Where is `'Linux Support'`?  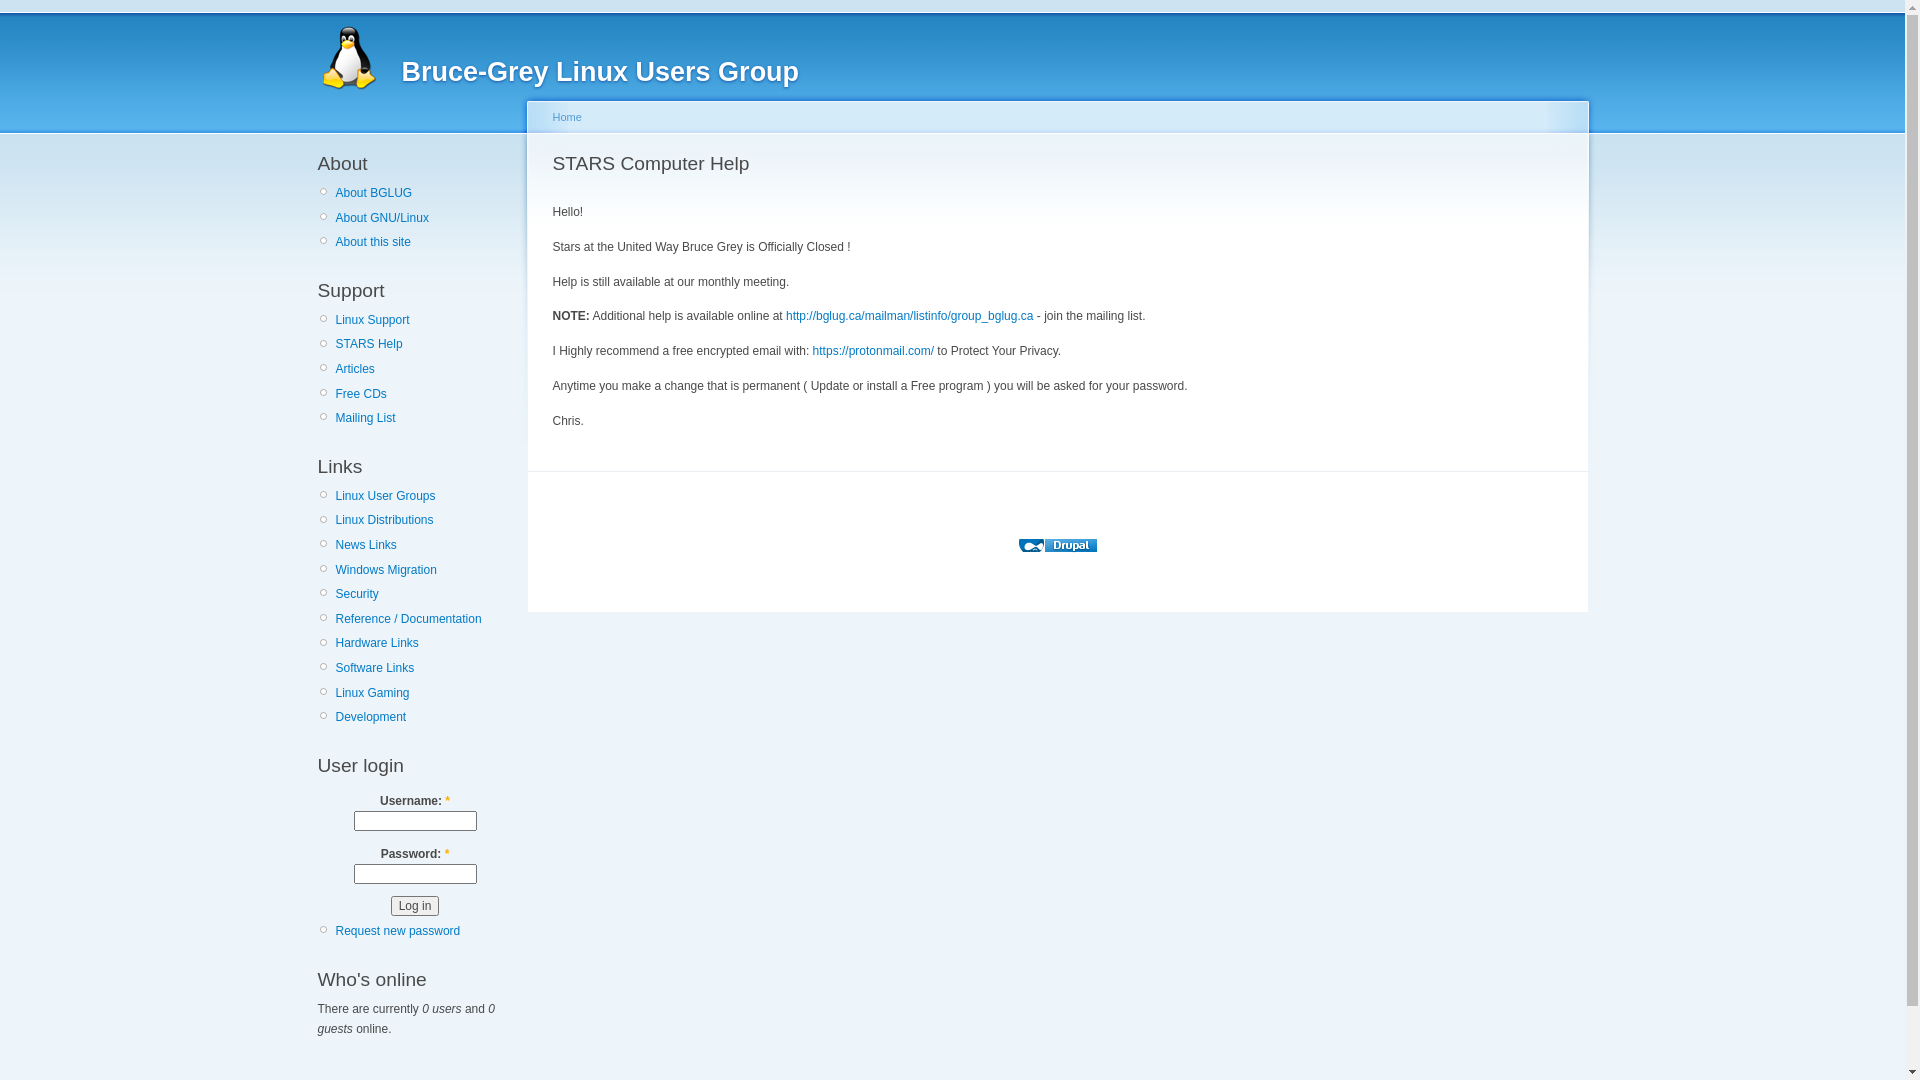 'Linux Support' is located at coordinates (423, 319).